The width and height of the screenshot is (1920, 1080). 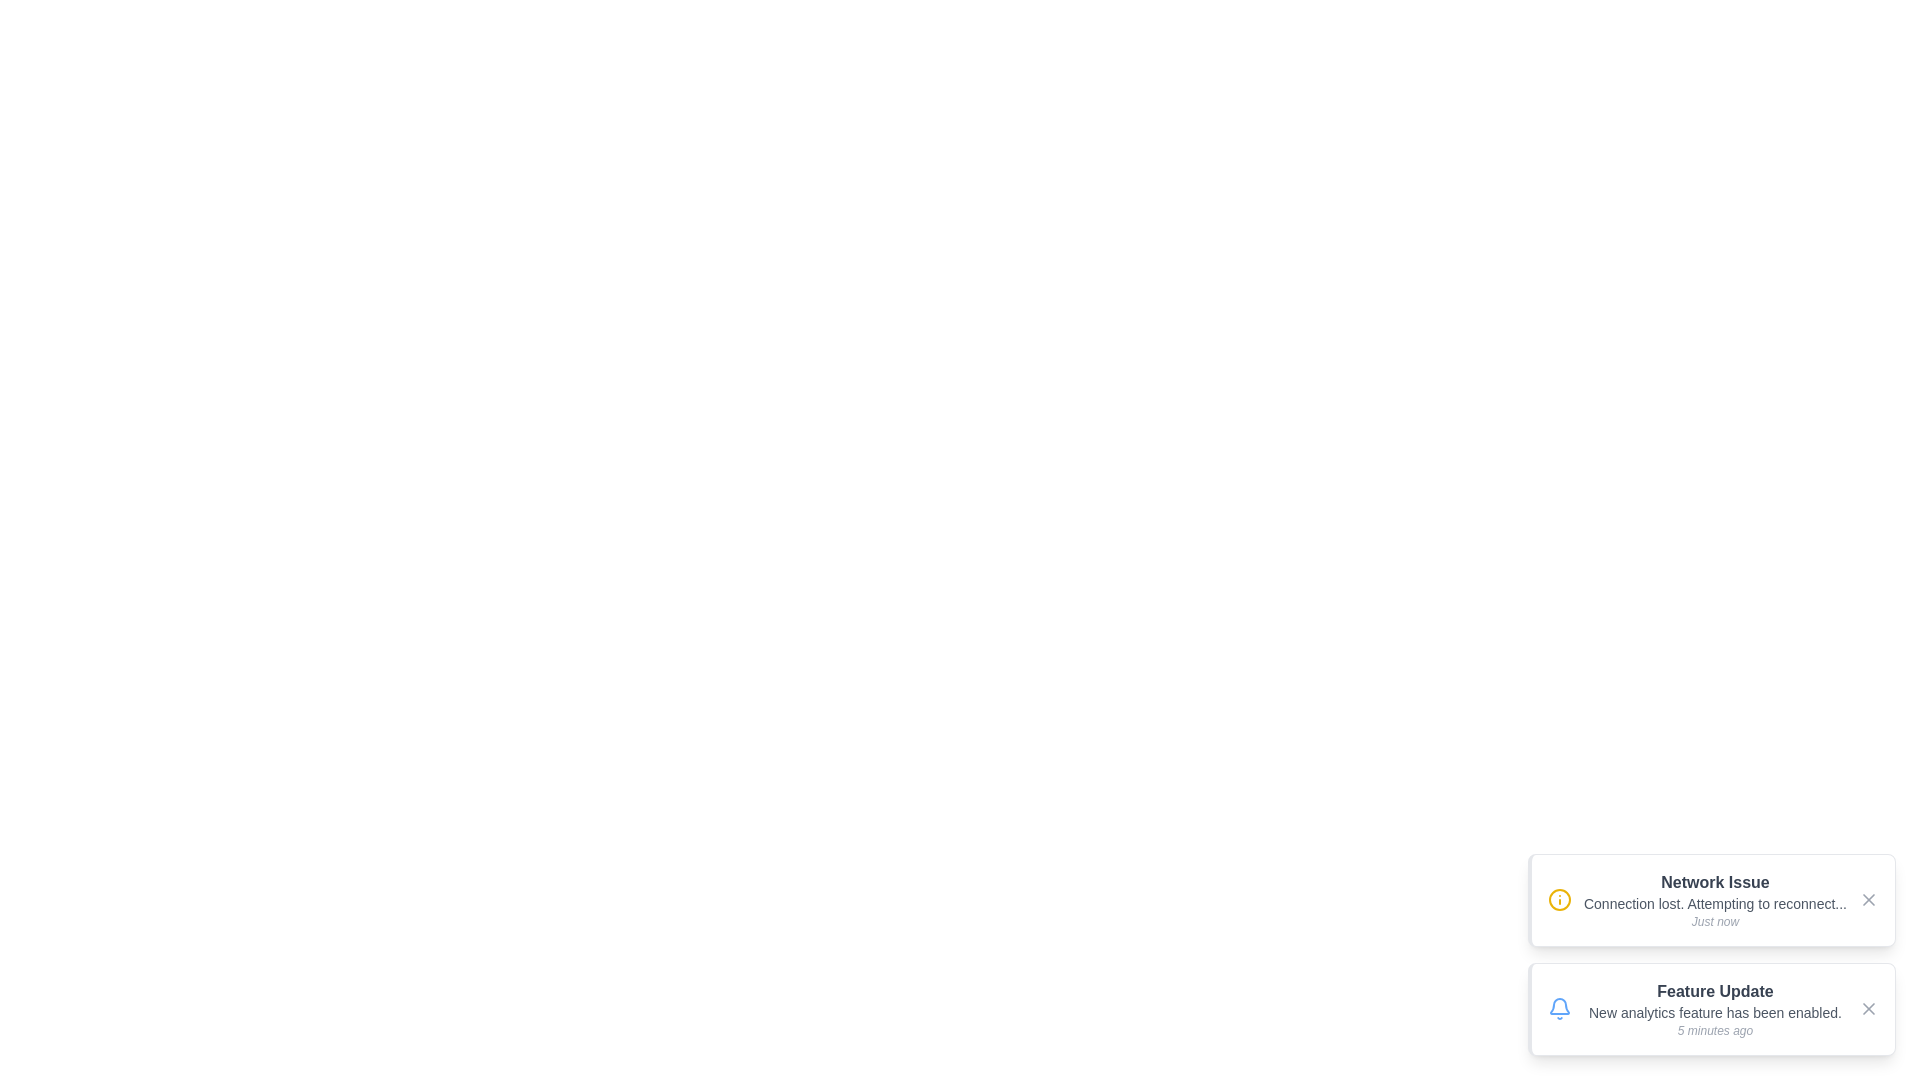 What do you see at coordinates (1559, 1009) in the screenshot?
I see `the notification icon for Feature Update` at bounding box center [1559, 1009].